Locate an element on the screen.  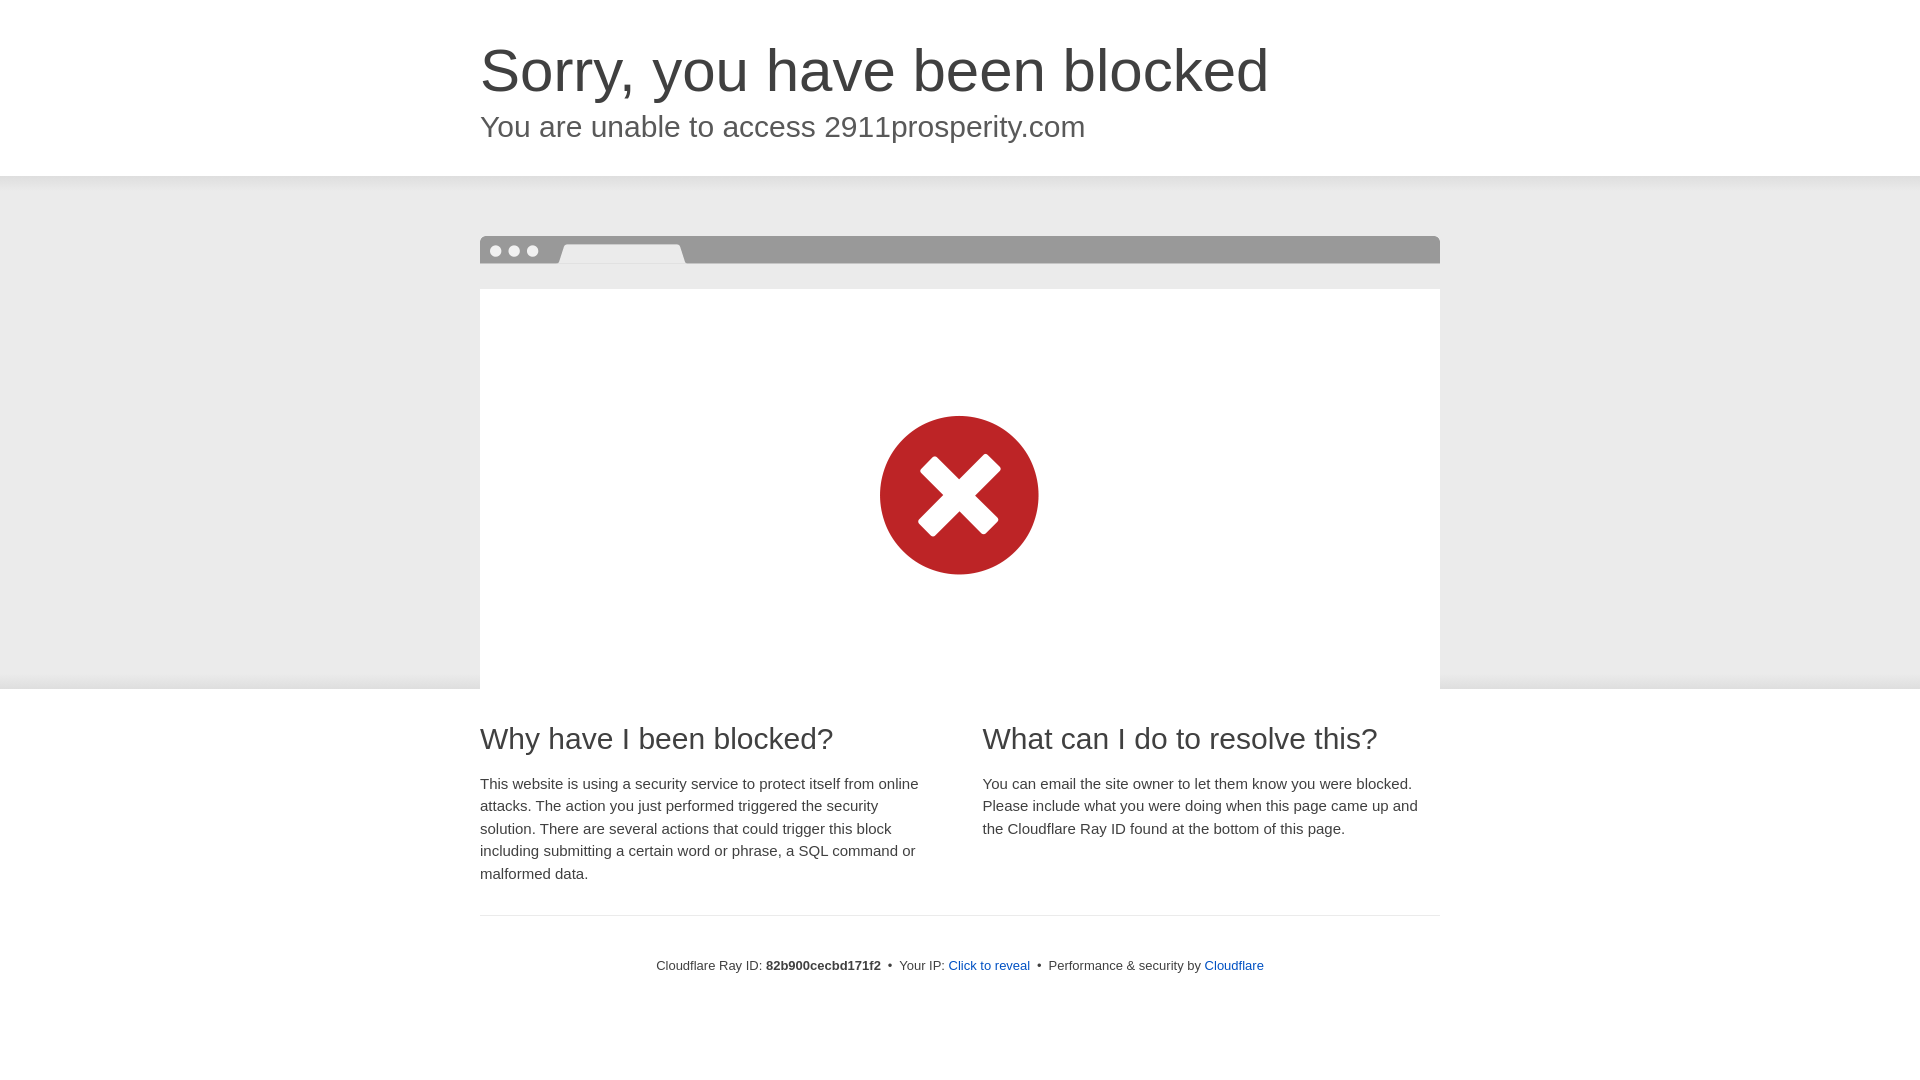
'Cloudflare' is located at coordinates (1203, 964).